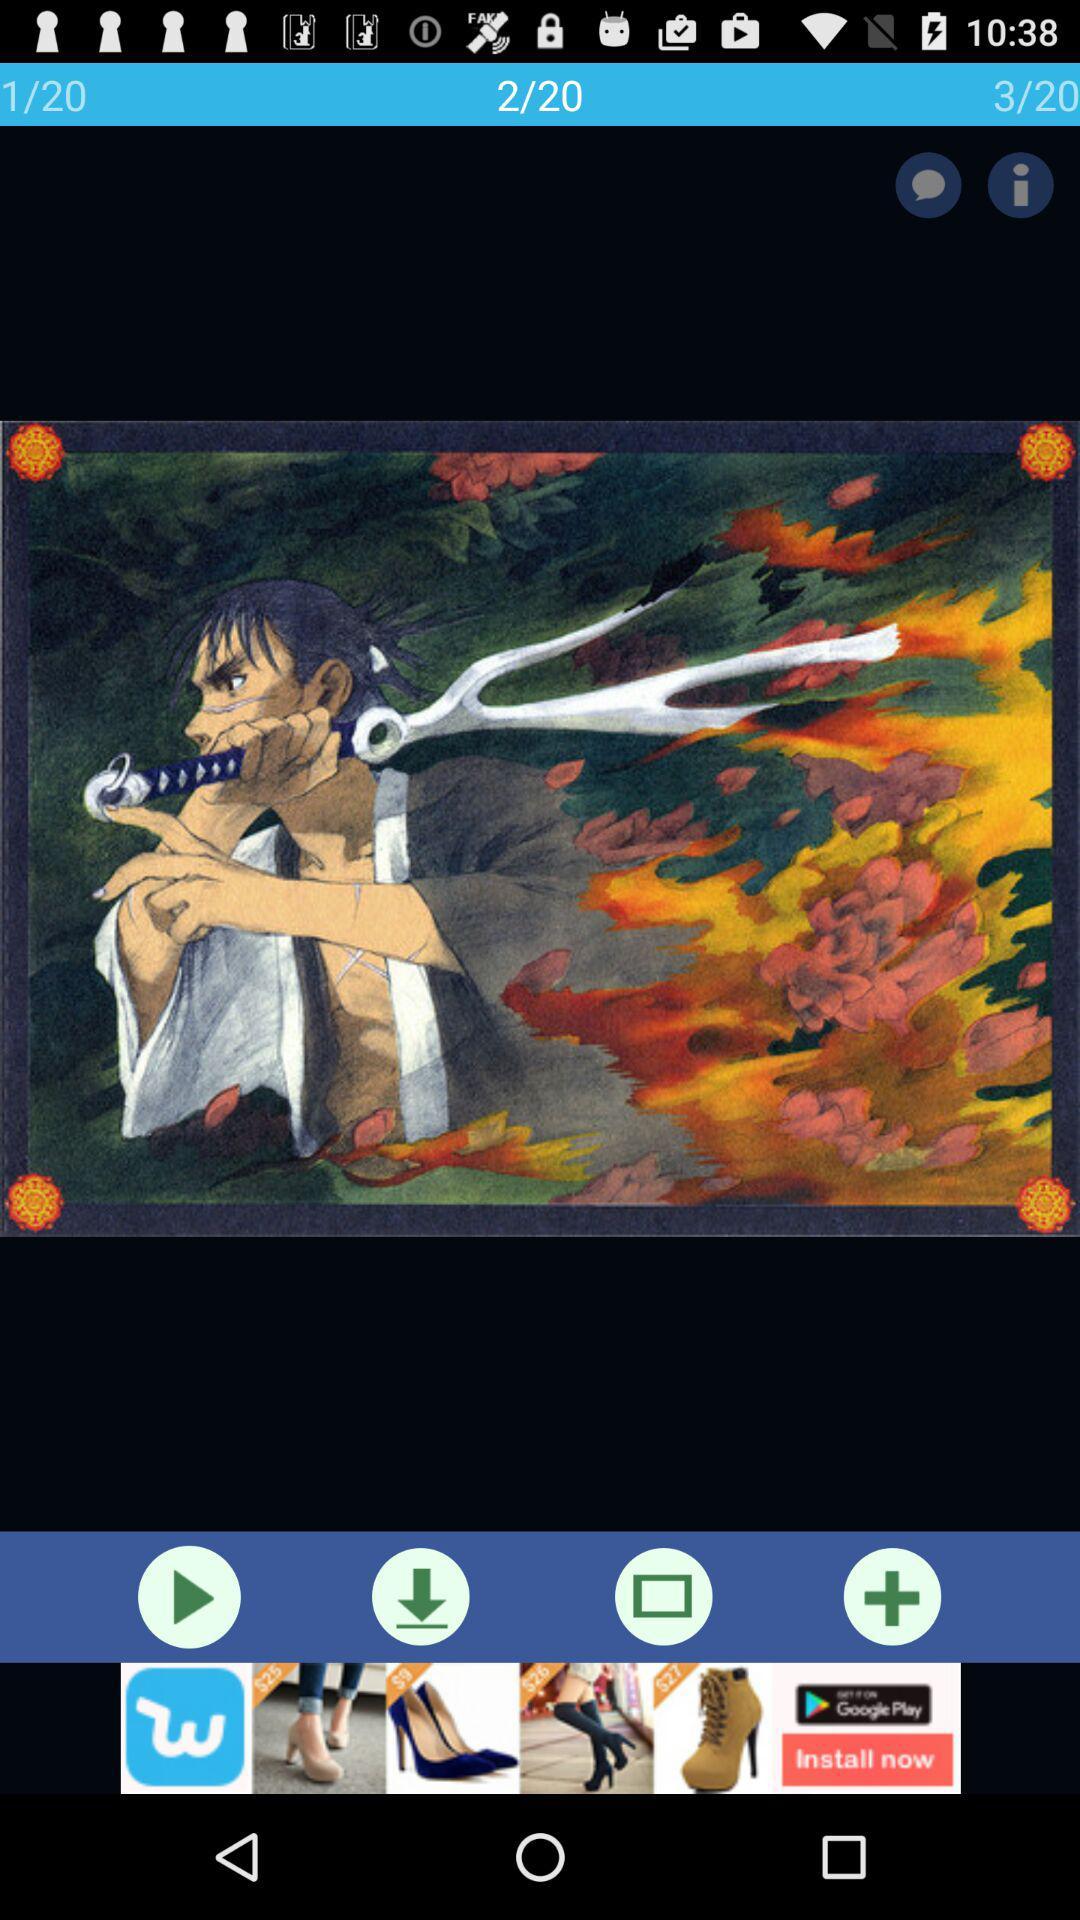  I want to click on download button, so click(419, 1595).